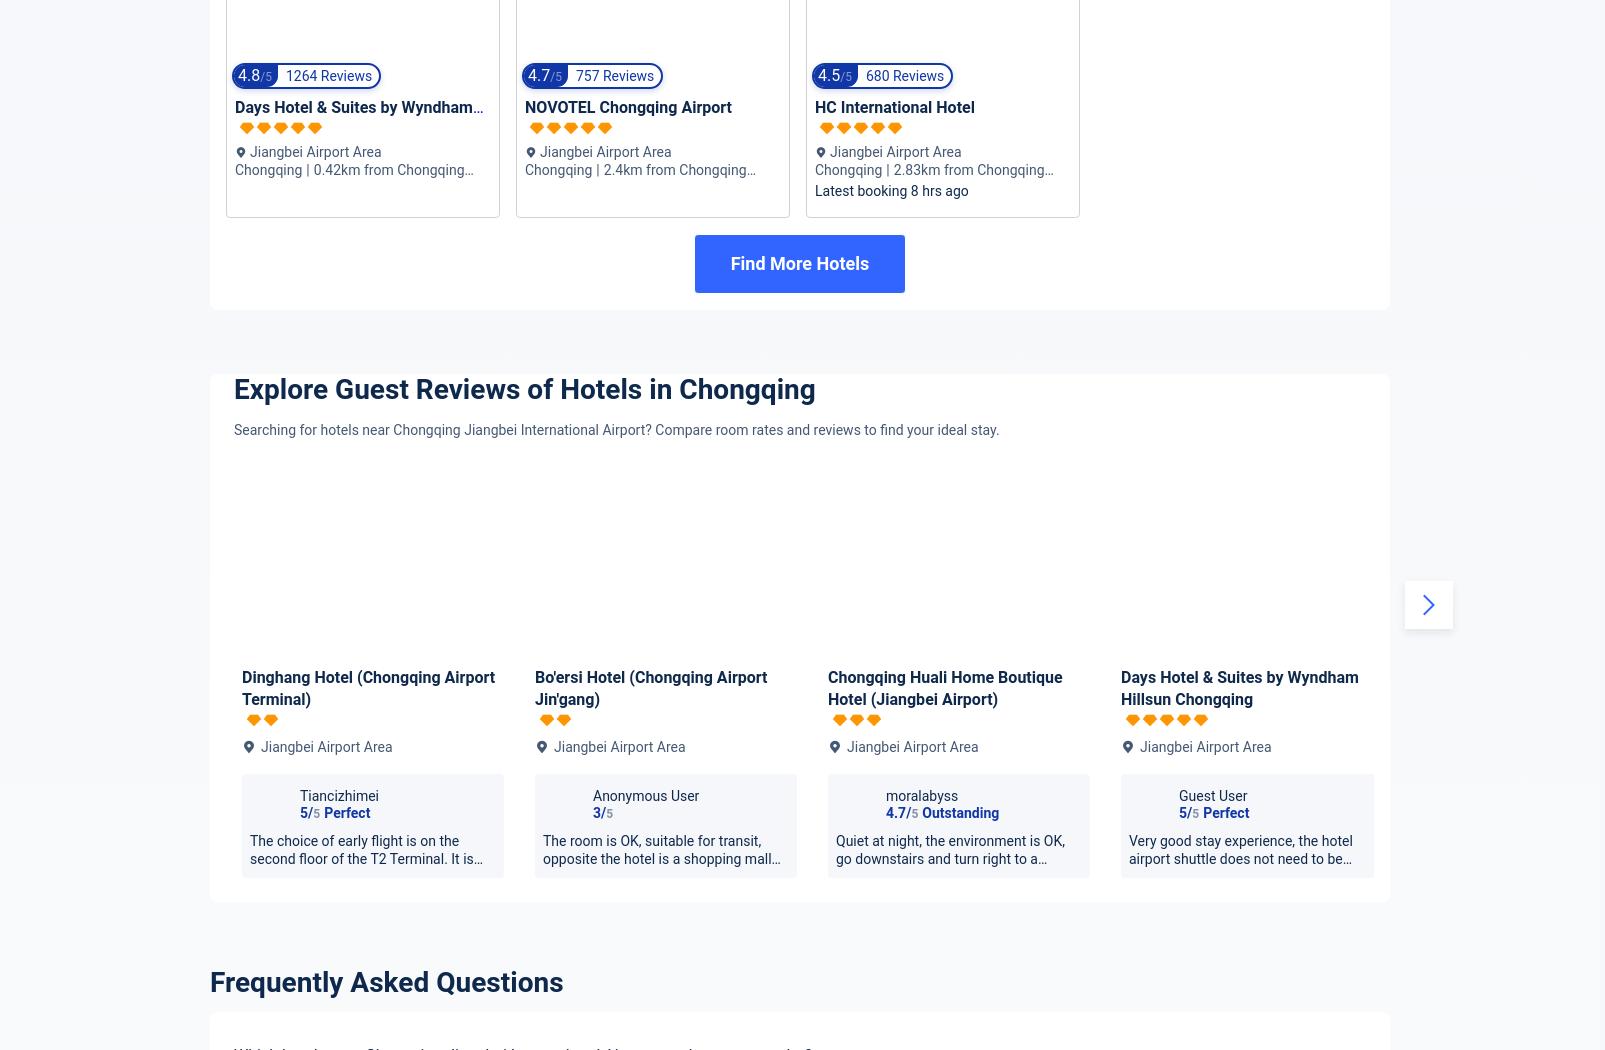  I want to click on '4.6', so click(1320, 737).